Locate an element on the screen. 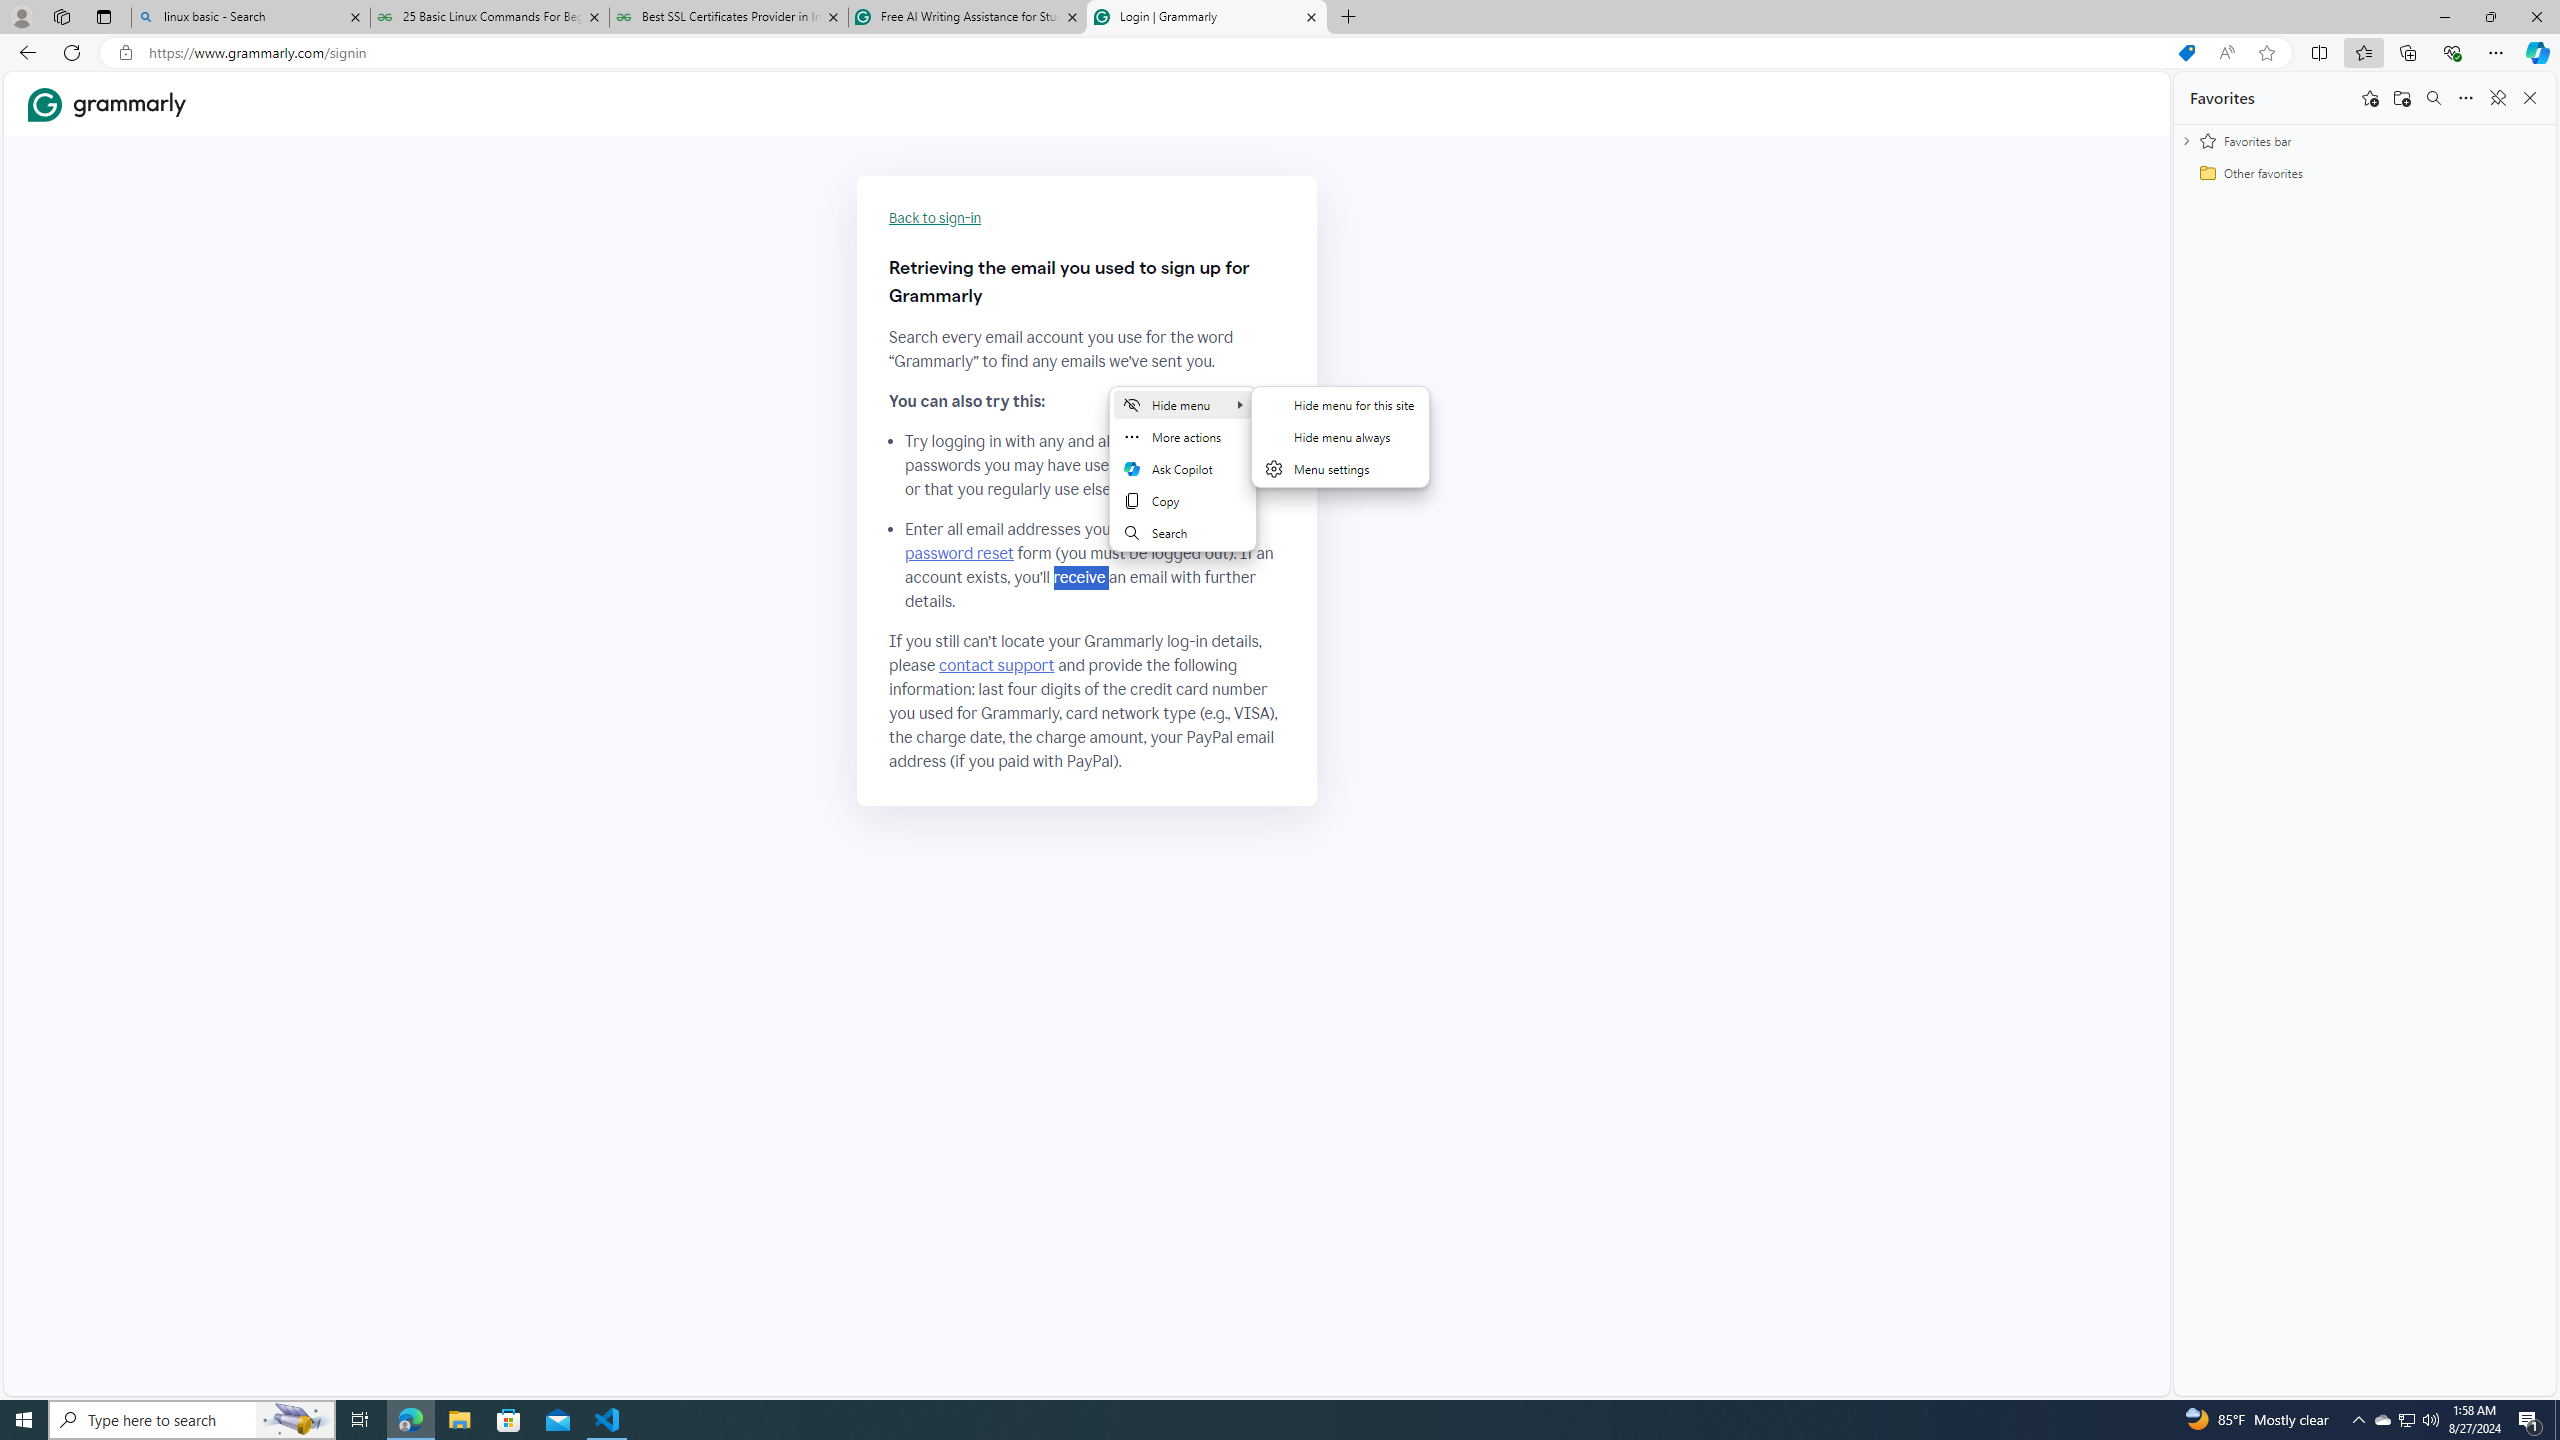  'Mini menu on text selection' is located at coordinates (1182, 479).